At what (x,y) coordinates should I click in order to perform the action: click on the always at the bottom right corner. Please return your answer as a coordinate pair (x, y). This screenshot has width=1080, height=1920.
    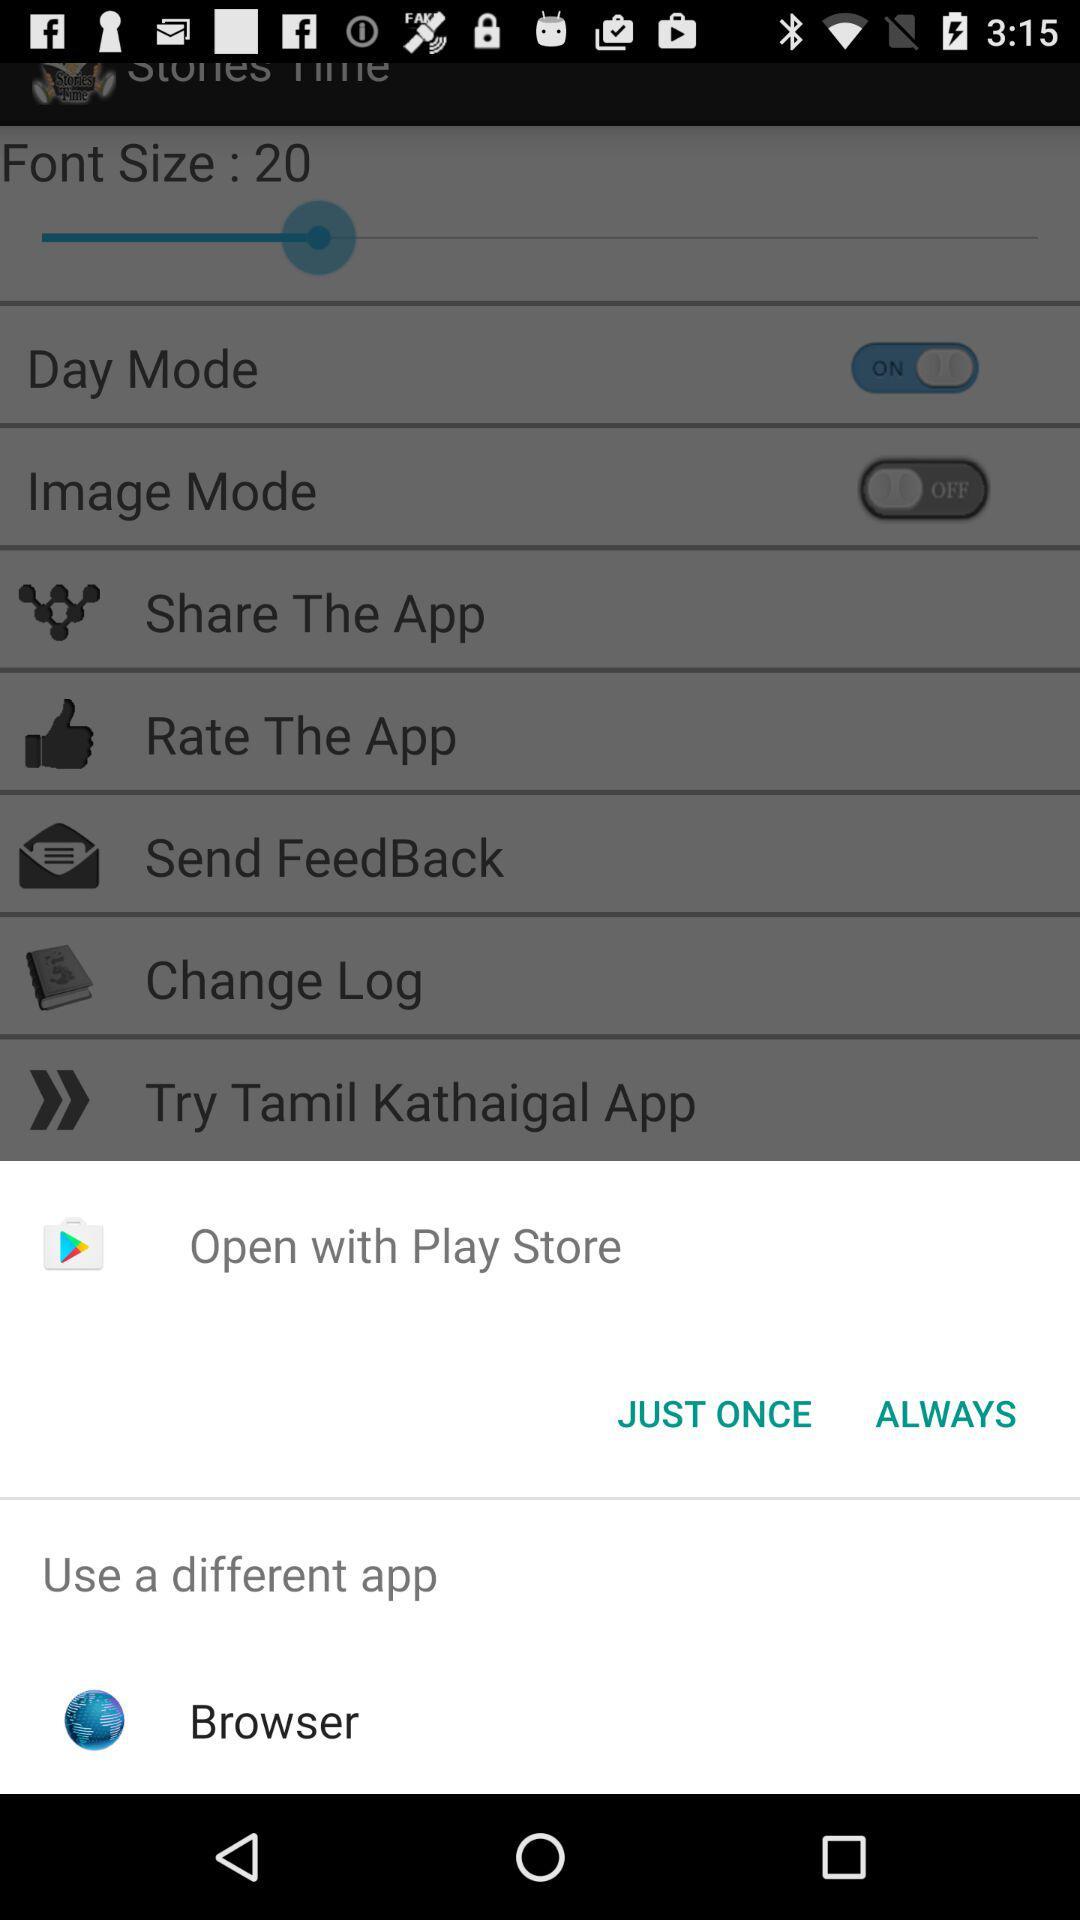
    Looking at the image, I should click on (945, 1411).